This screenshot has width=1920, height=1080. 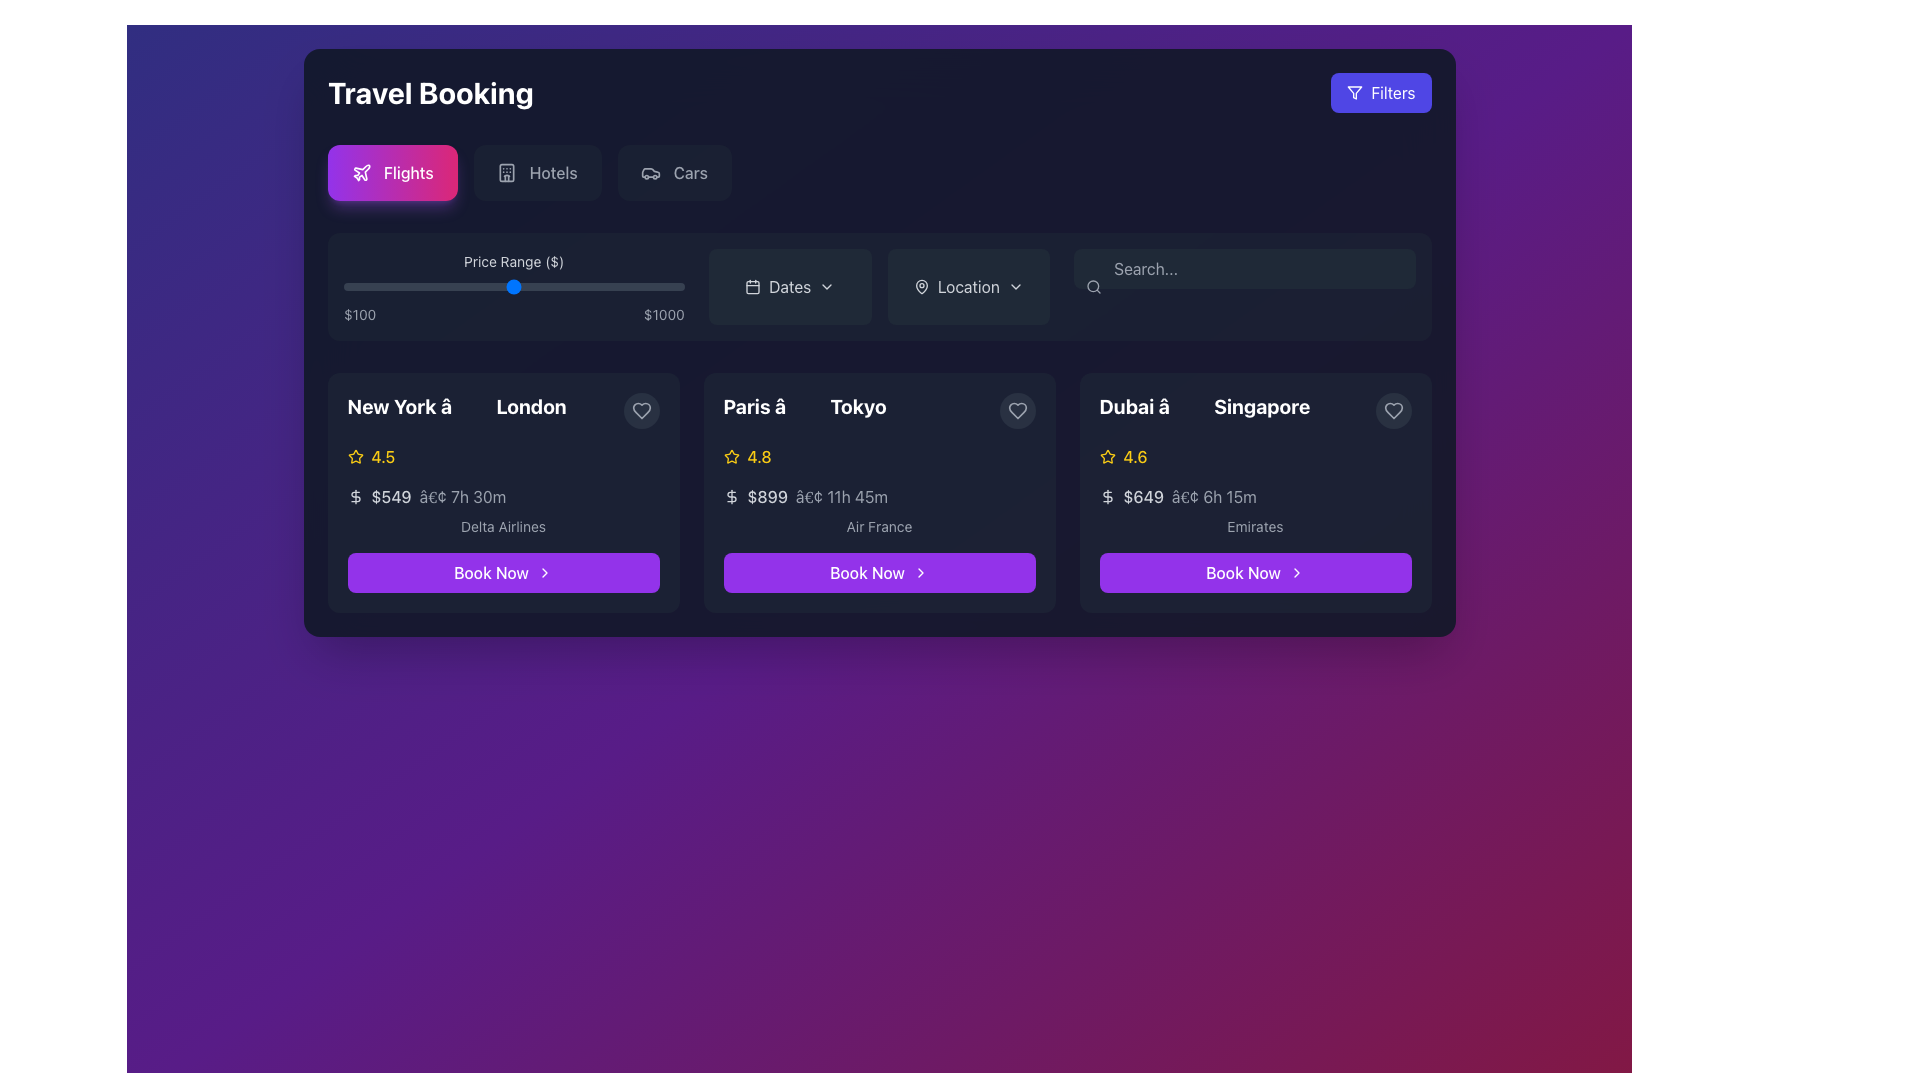 What do you see at coordinates (1243, 268) in the screenshot?
I see `the search input field located near the top-right of the central interface to focus on it for user input` at bounding box center [1243, 268].